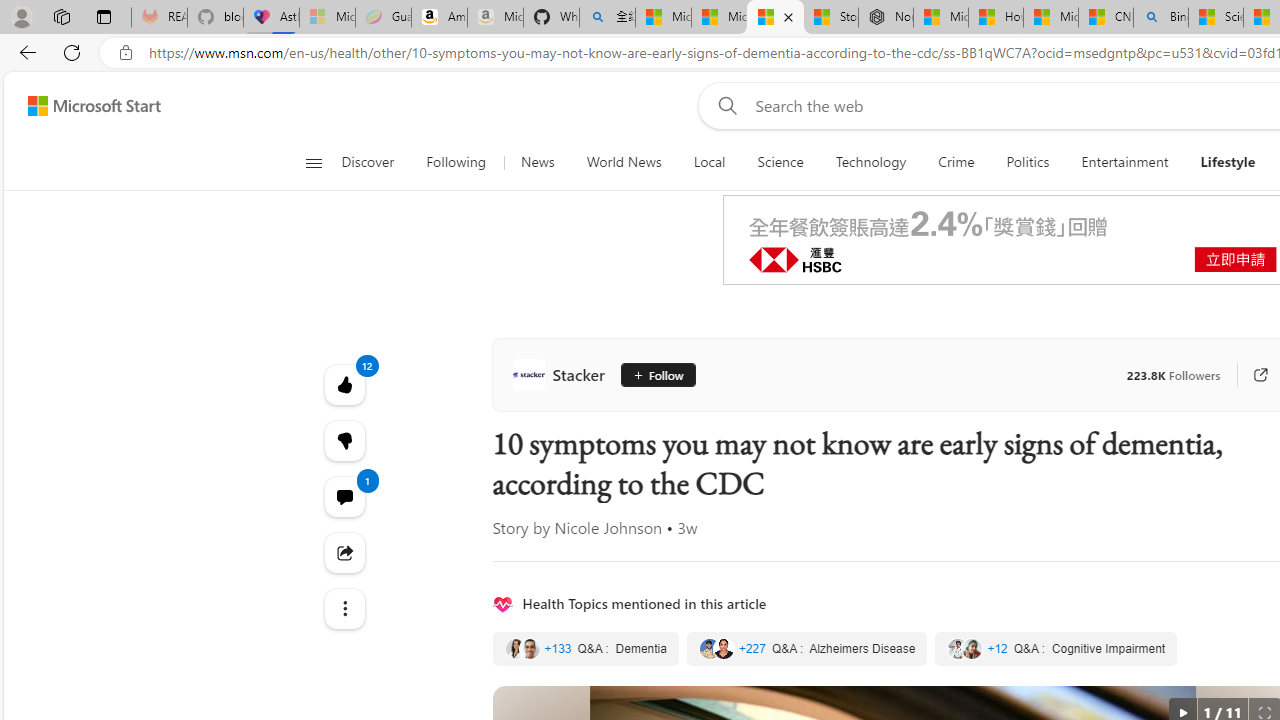 This screenshot has height=720, width=1280. I want to click on 'Crime', so click(955, 162).